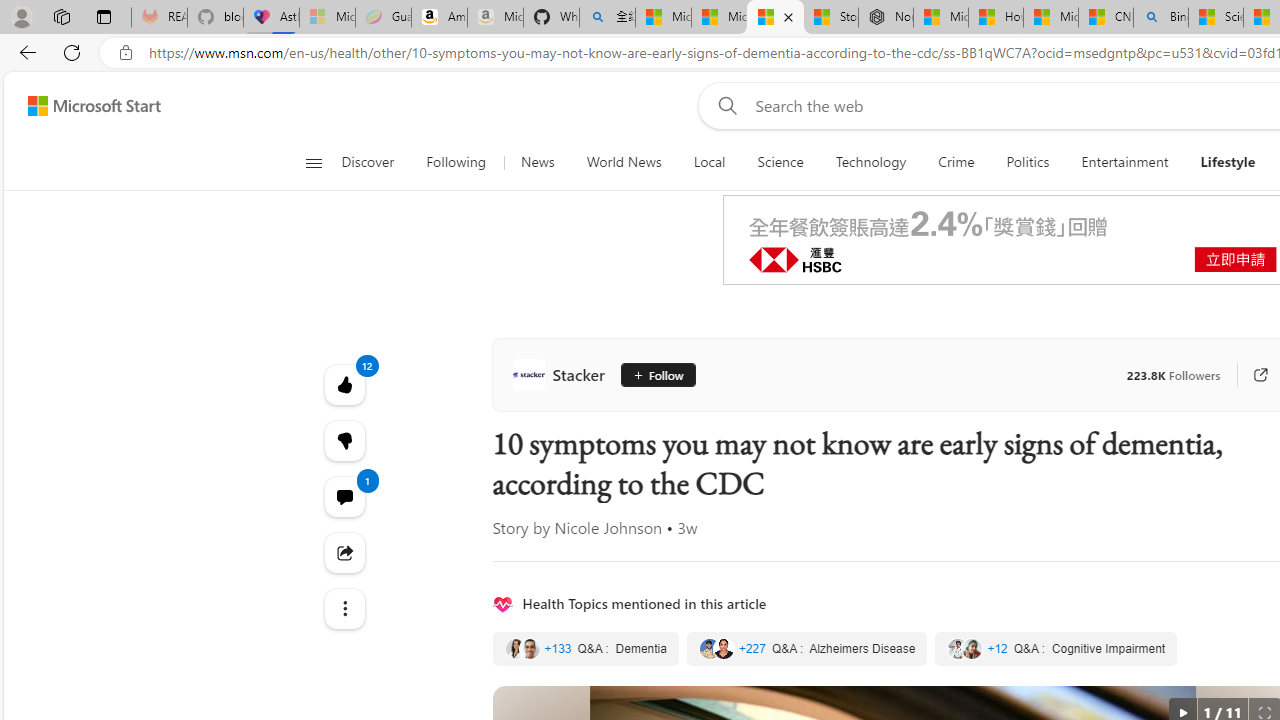 This screenshot has height=720, width=1280. I want to click on 'Crime', so click(955, 162).